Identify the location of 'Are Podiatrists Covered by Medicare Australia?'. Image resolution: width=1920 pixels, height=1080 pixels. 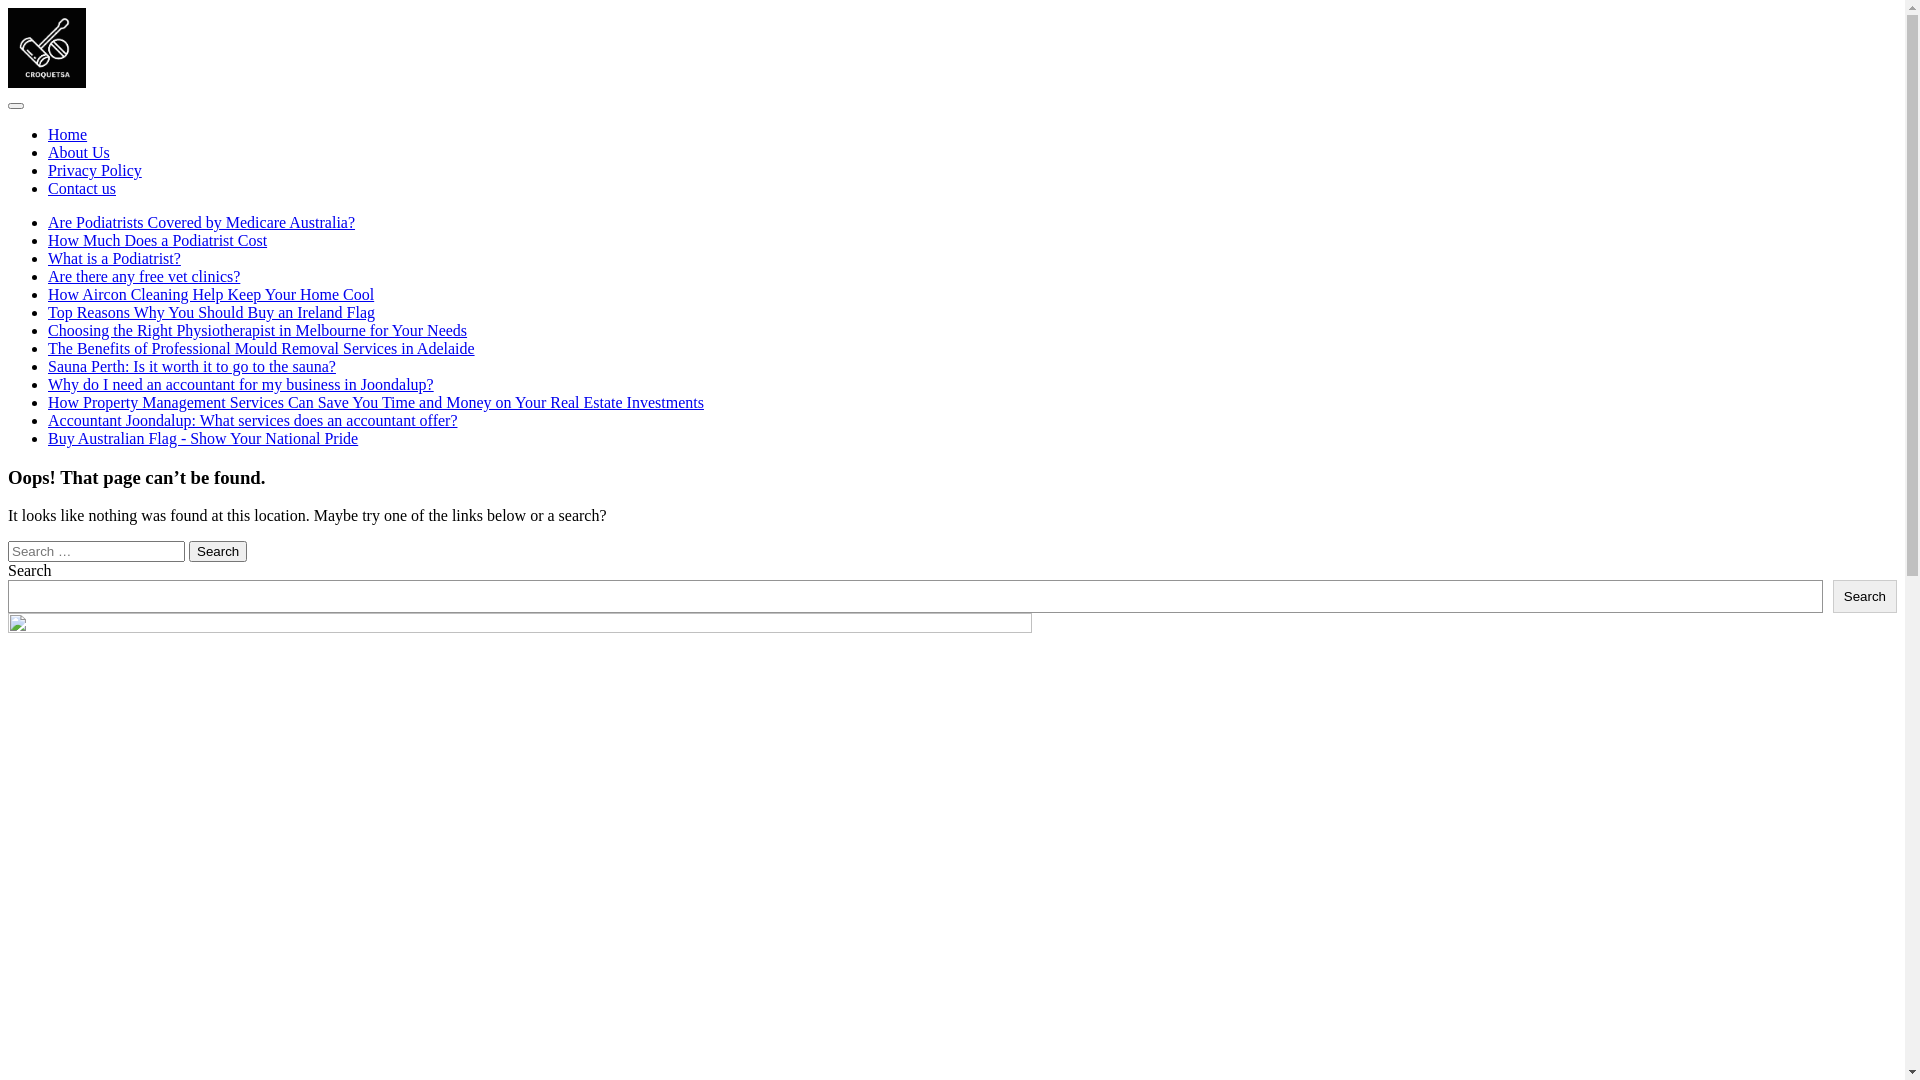
(48, 222).